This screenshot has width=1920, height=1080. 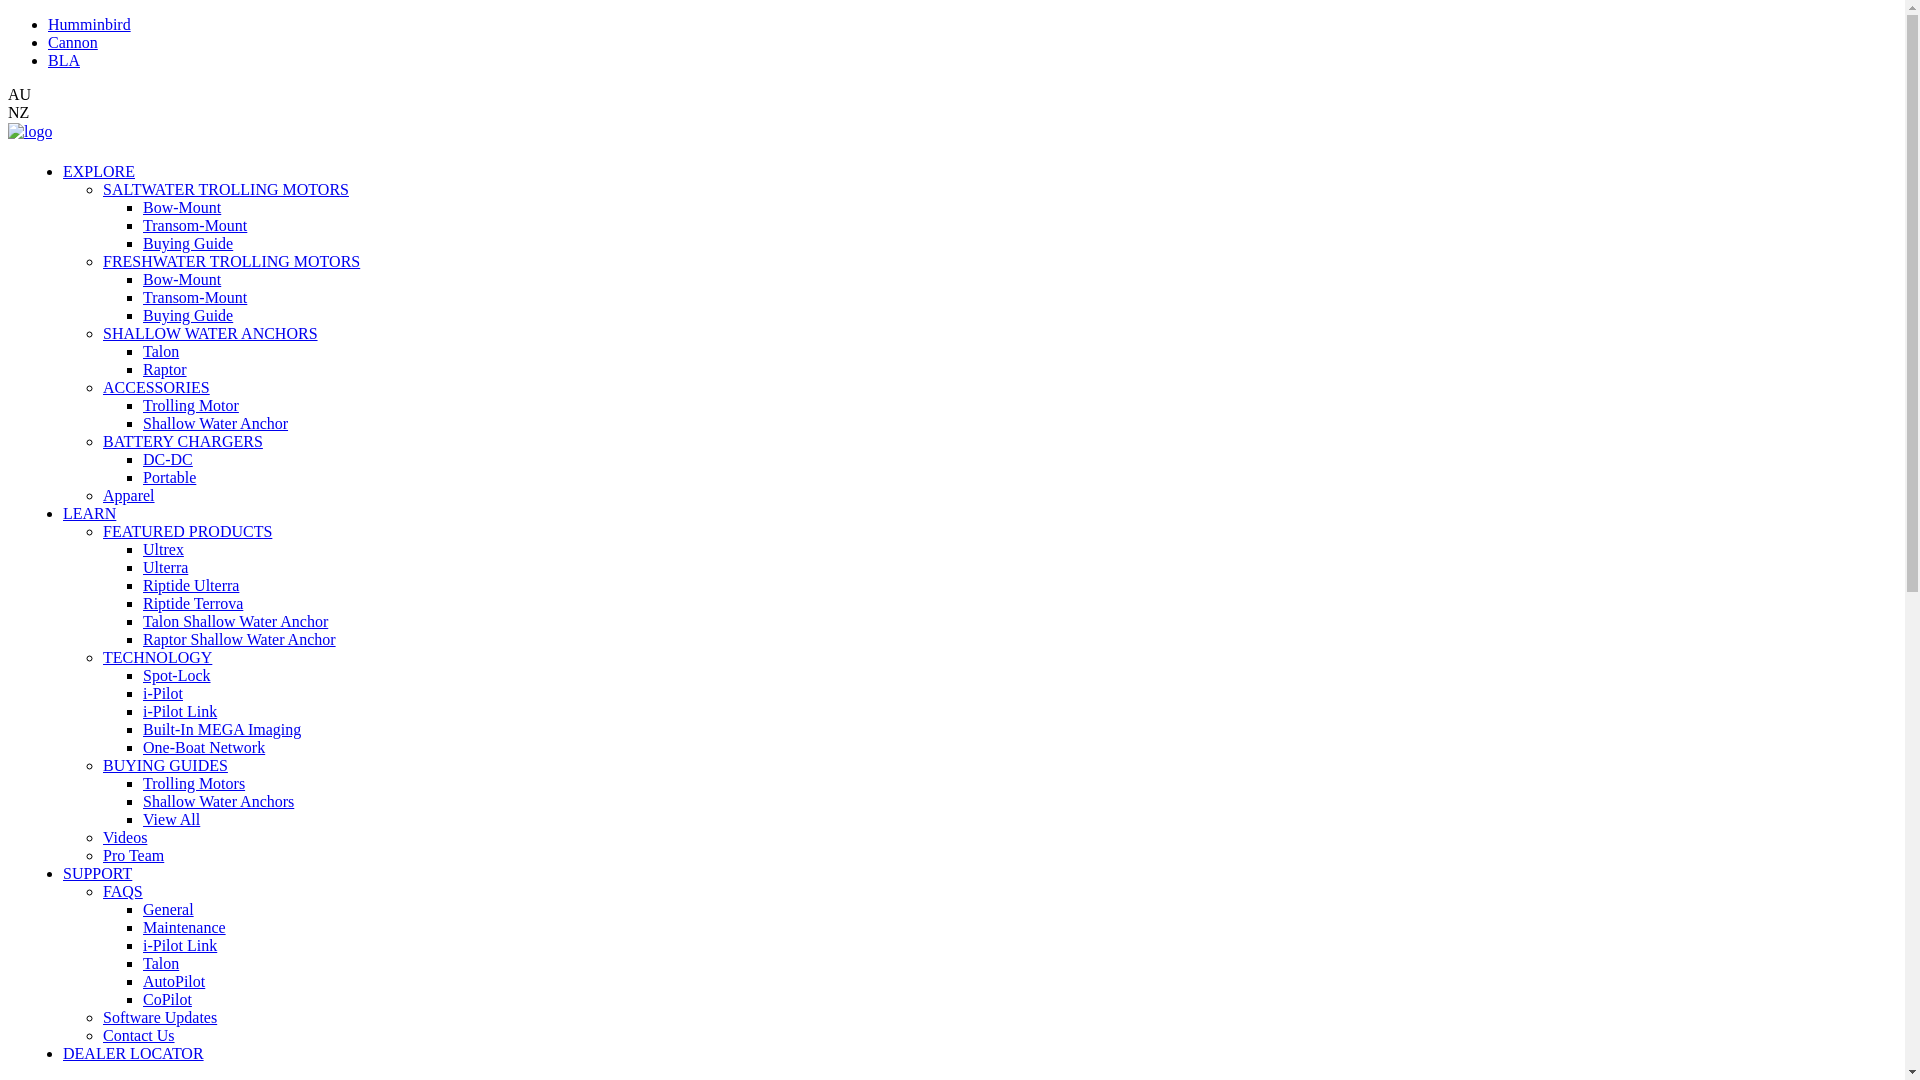 What do you see at coordinates (96, 872) in the screenshot?
I see `'SUPPORT'` at bounding box center [96, 872].